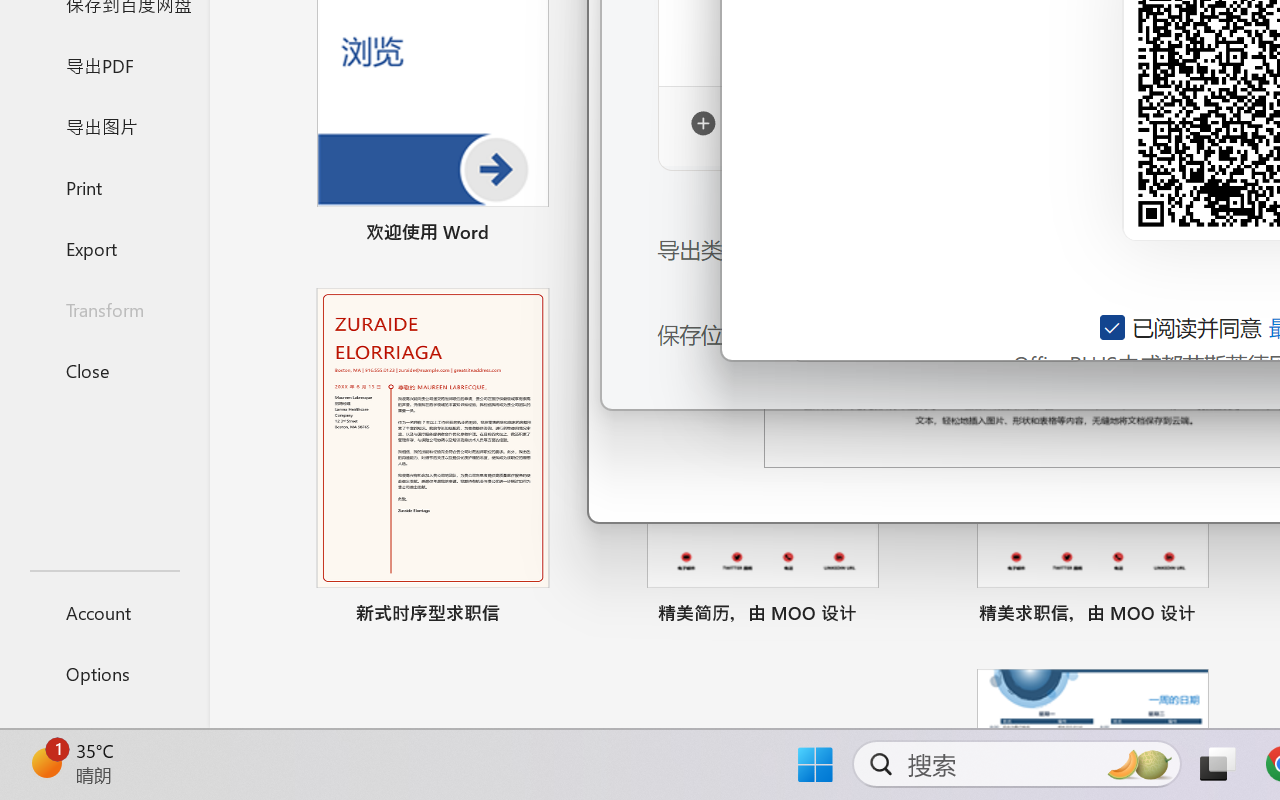  Describe the element at coordinates (1113, 326) in the screenshot. I see `'AutomationID: checkbox-14'` at that location.